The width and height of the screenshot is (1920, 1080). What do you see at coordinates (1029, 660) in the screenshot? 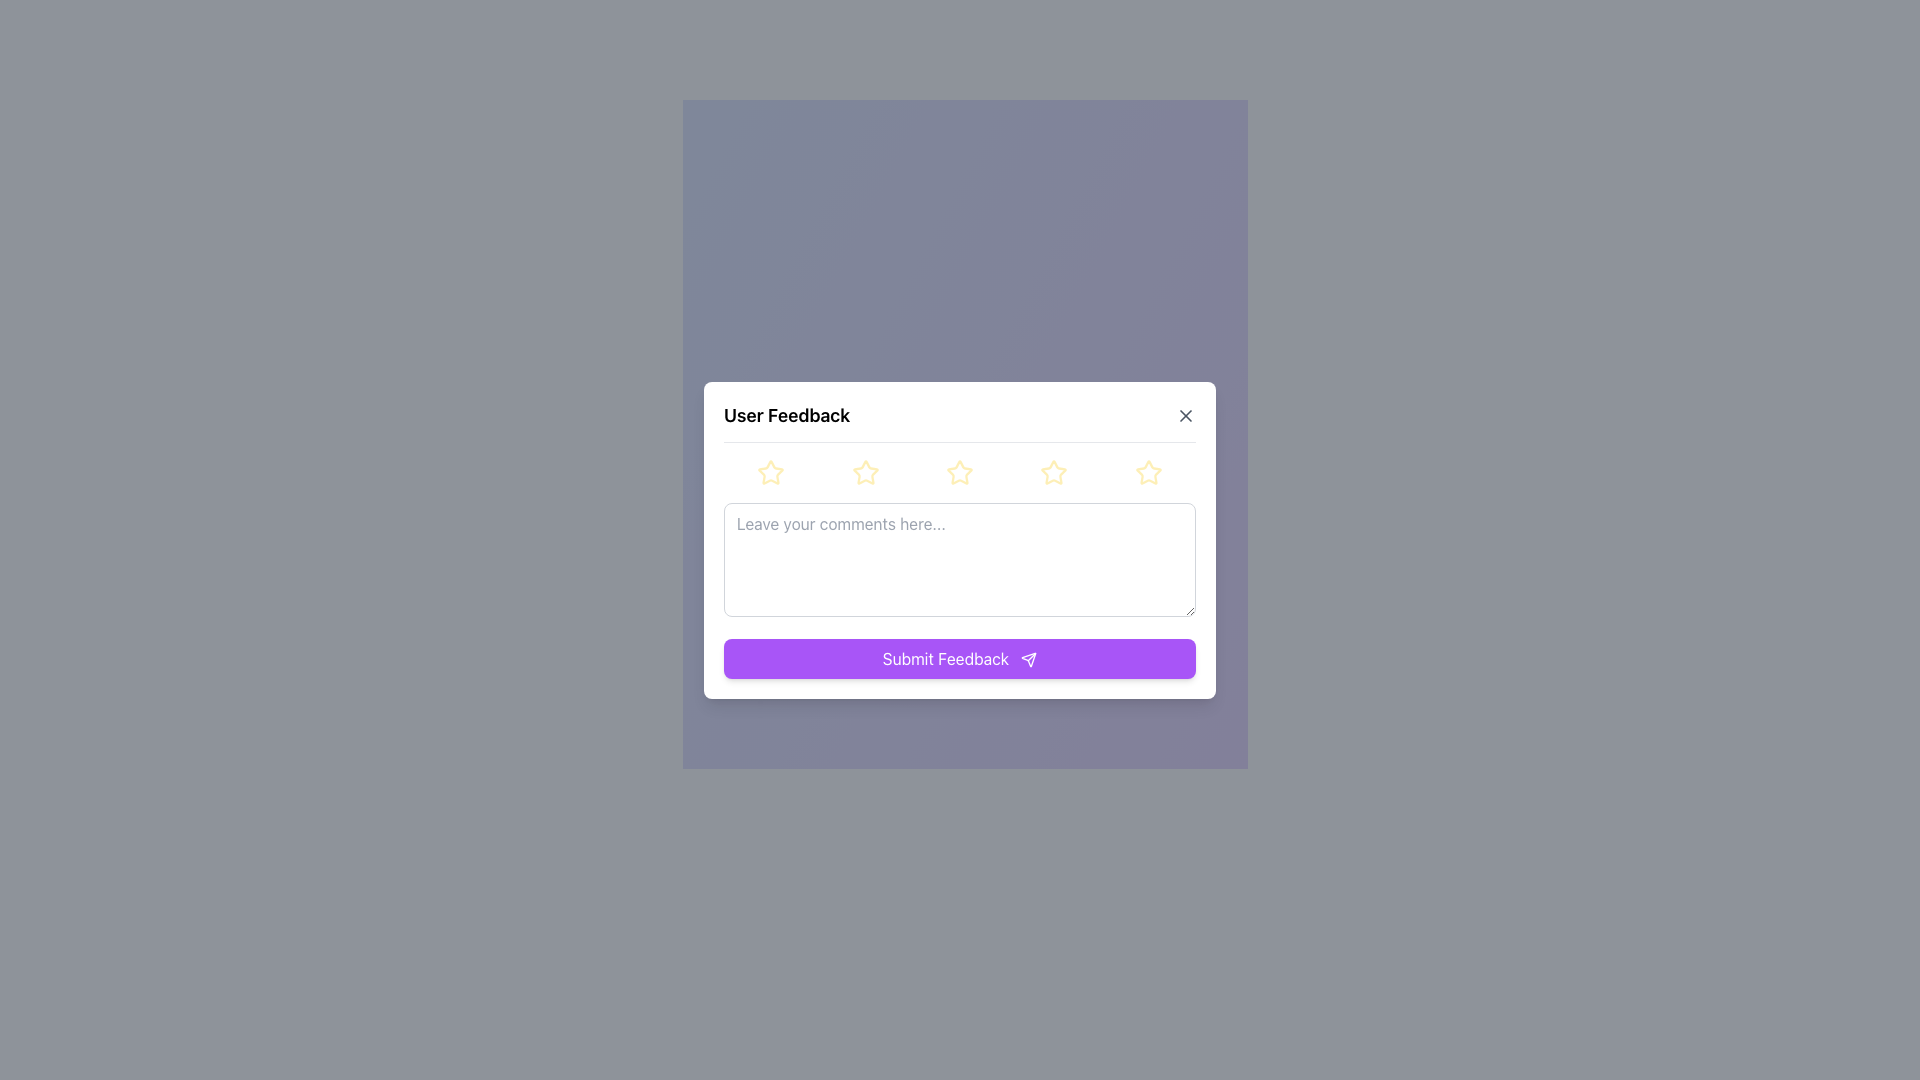
I see `the 'Submit Feedback' button located at the bottom of the feedback dialog box` at bounding box center [1029, 660].